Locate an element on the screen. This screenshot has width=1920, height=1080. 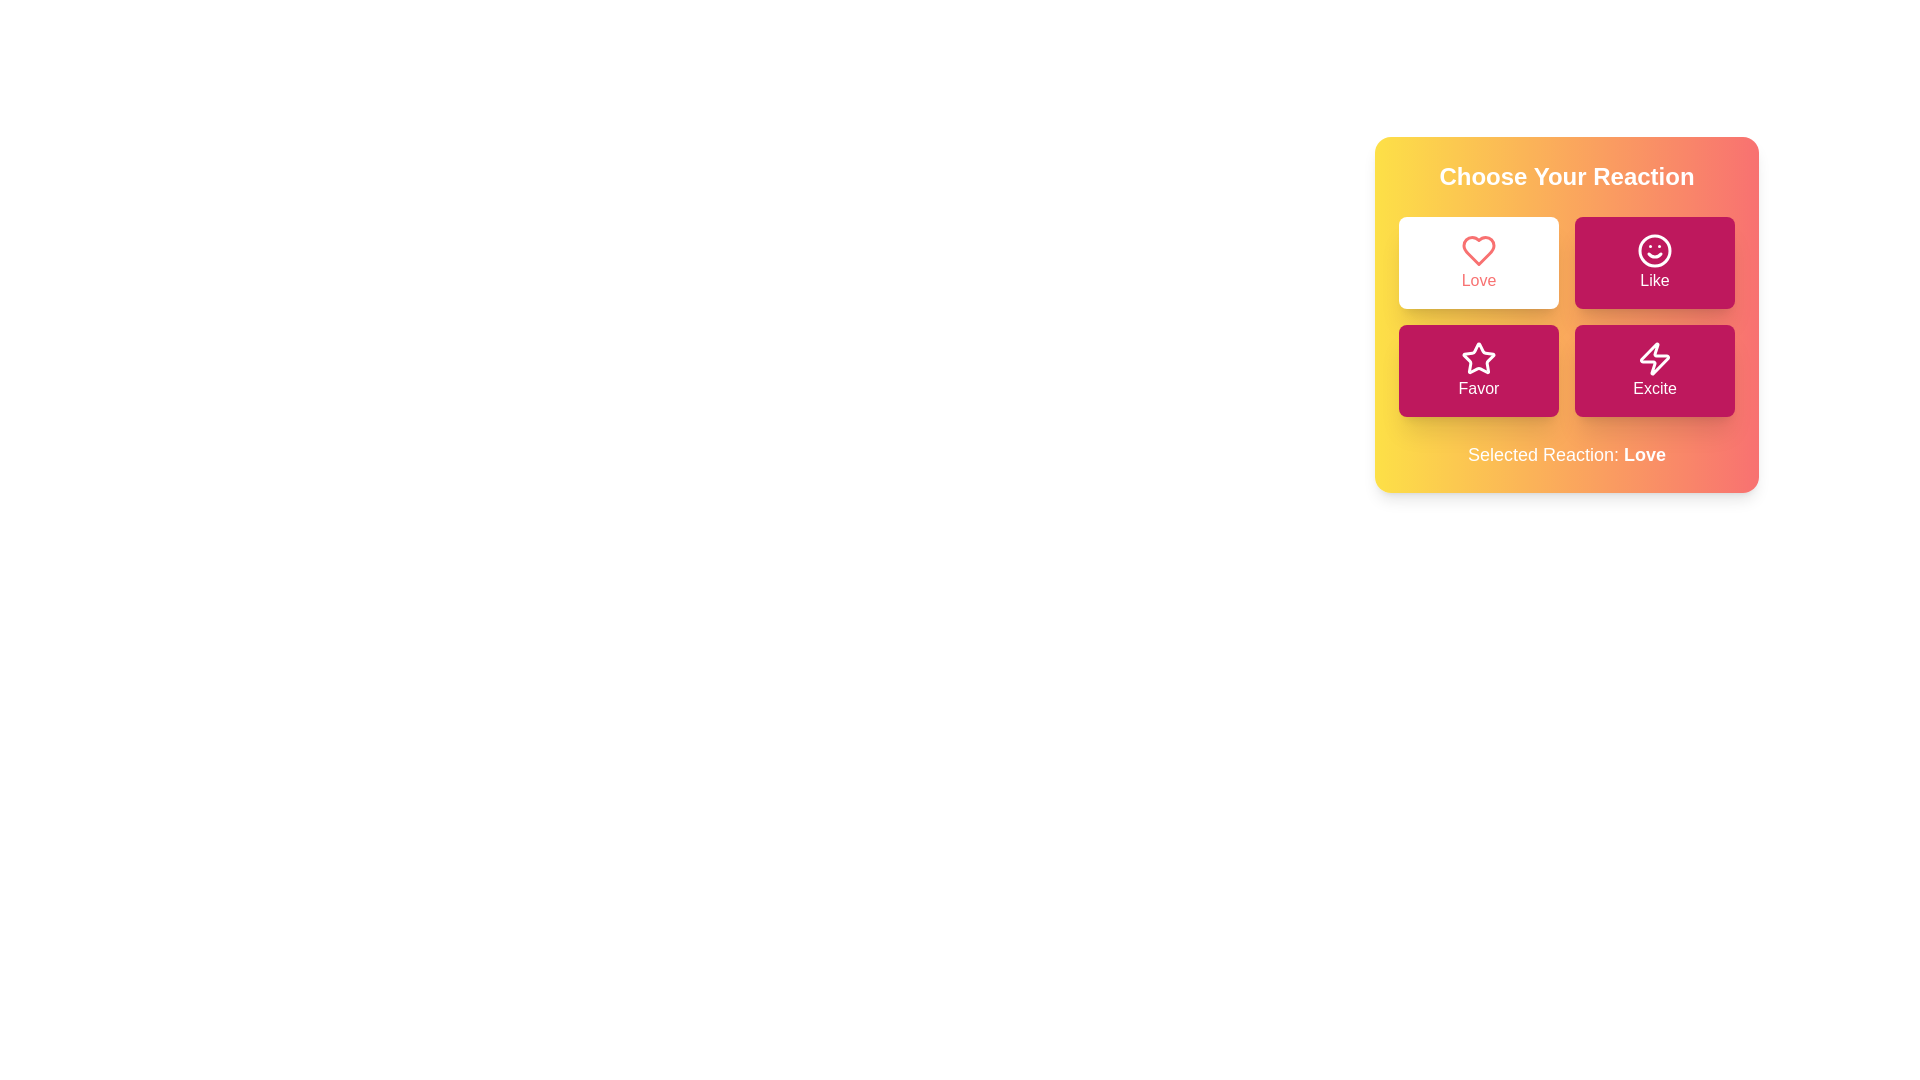
the button corresponding to the reaction Favor is located at coordinates (1478, 370).